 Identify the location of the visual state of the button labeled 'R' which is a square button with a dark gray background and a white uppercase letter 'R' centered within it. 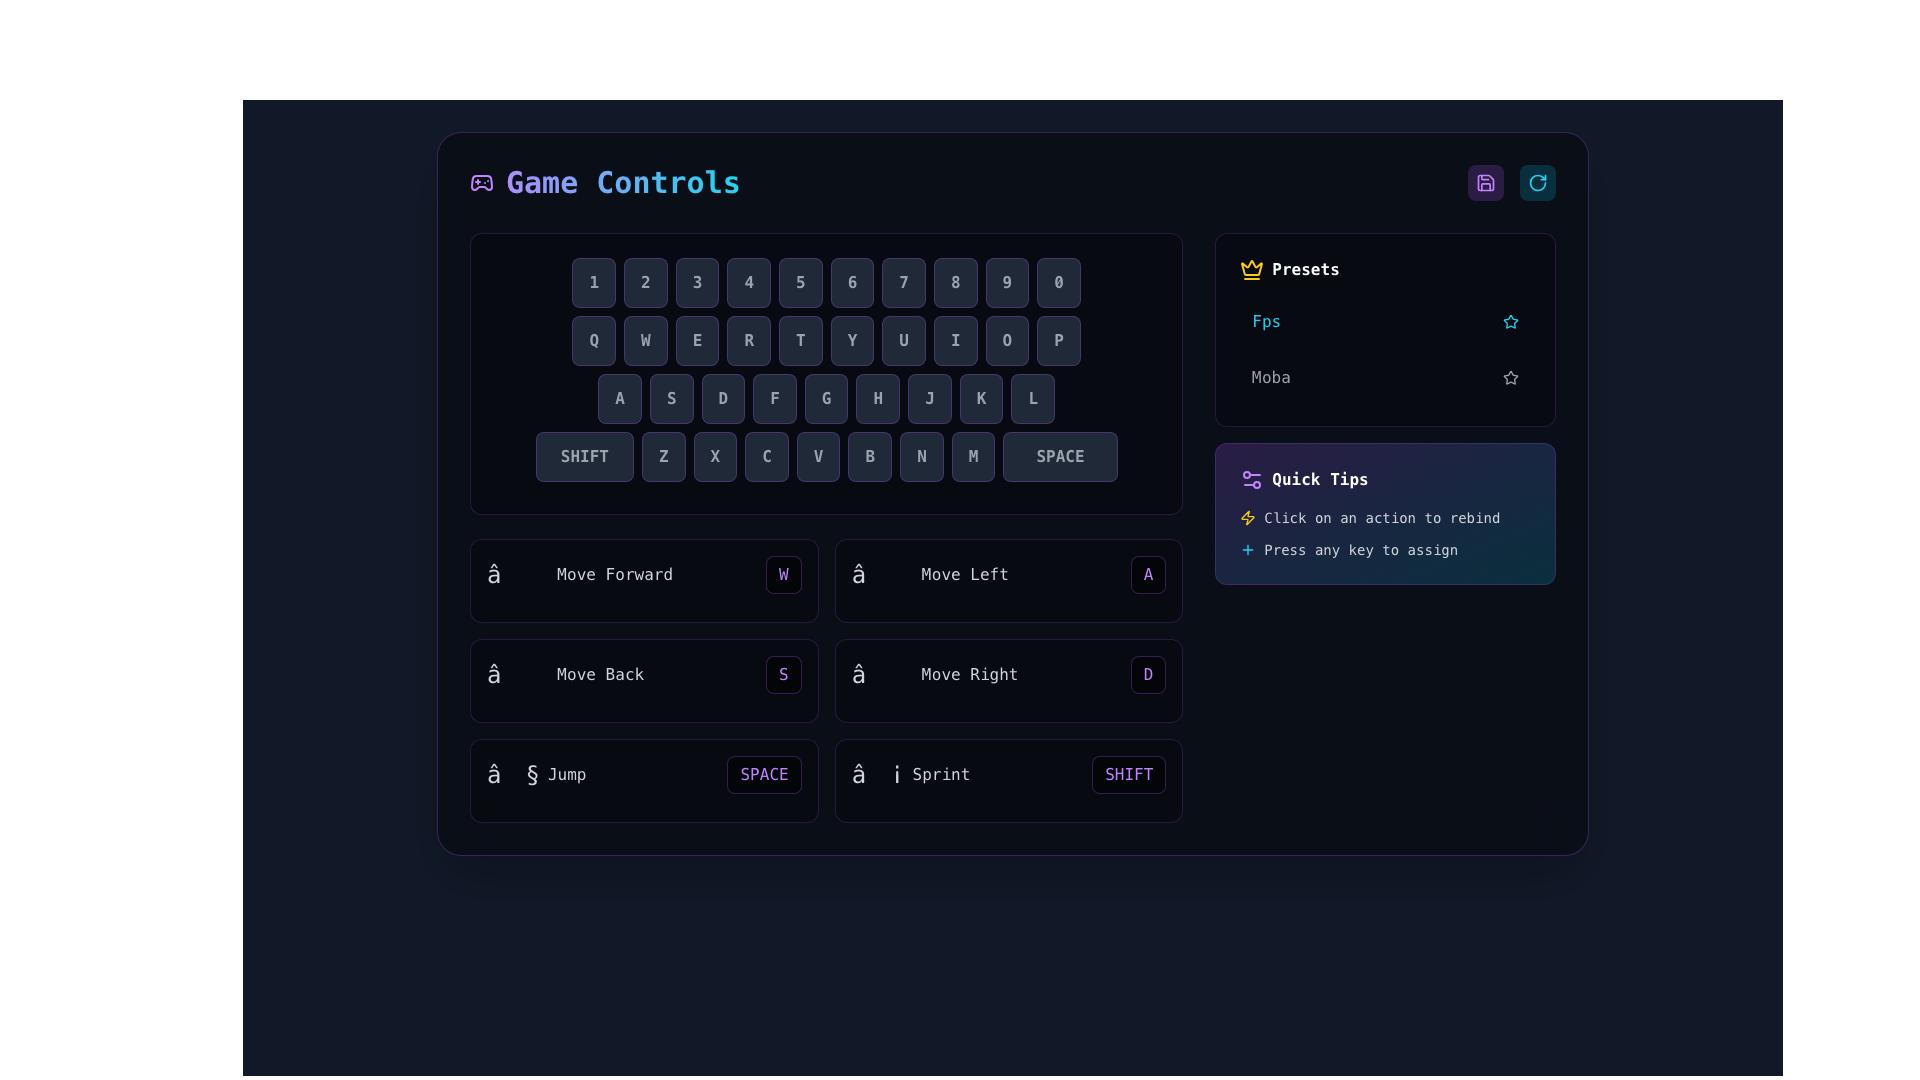
(748, 339).